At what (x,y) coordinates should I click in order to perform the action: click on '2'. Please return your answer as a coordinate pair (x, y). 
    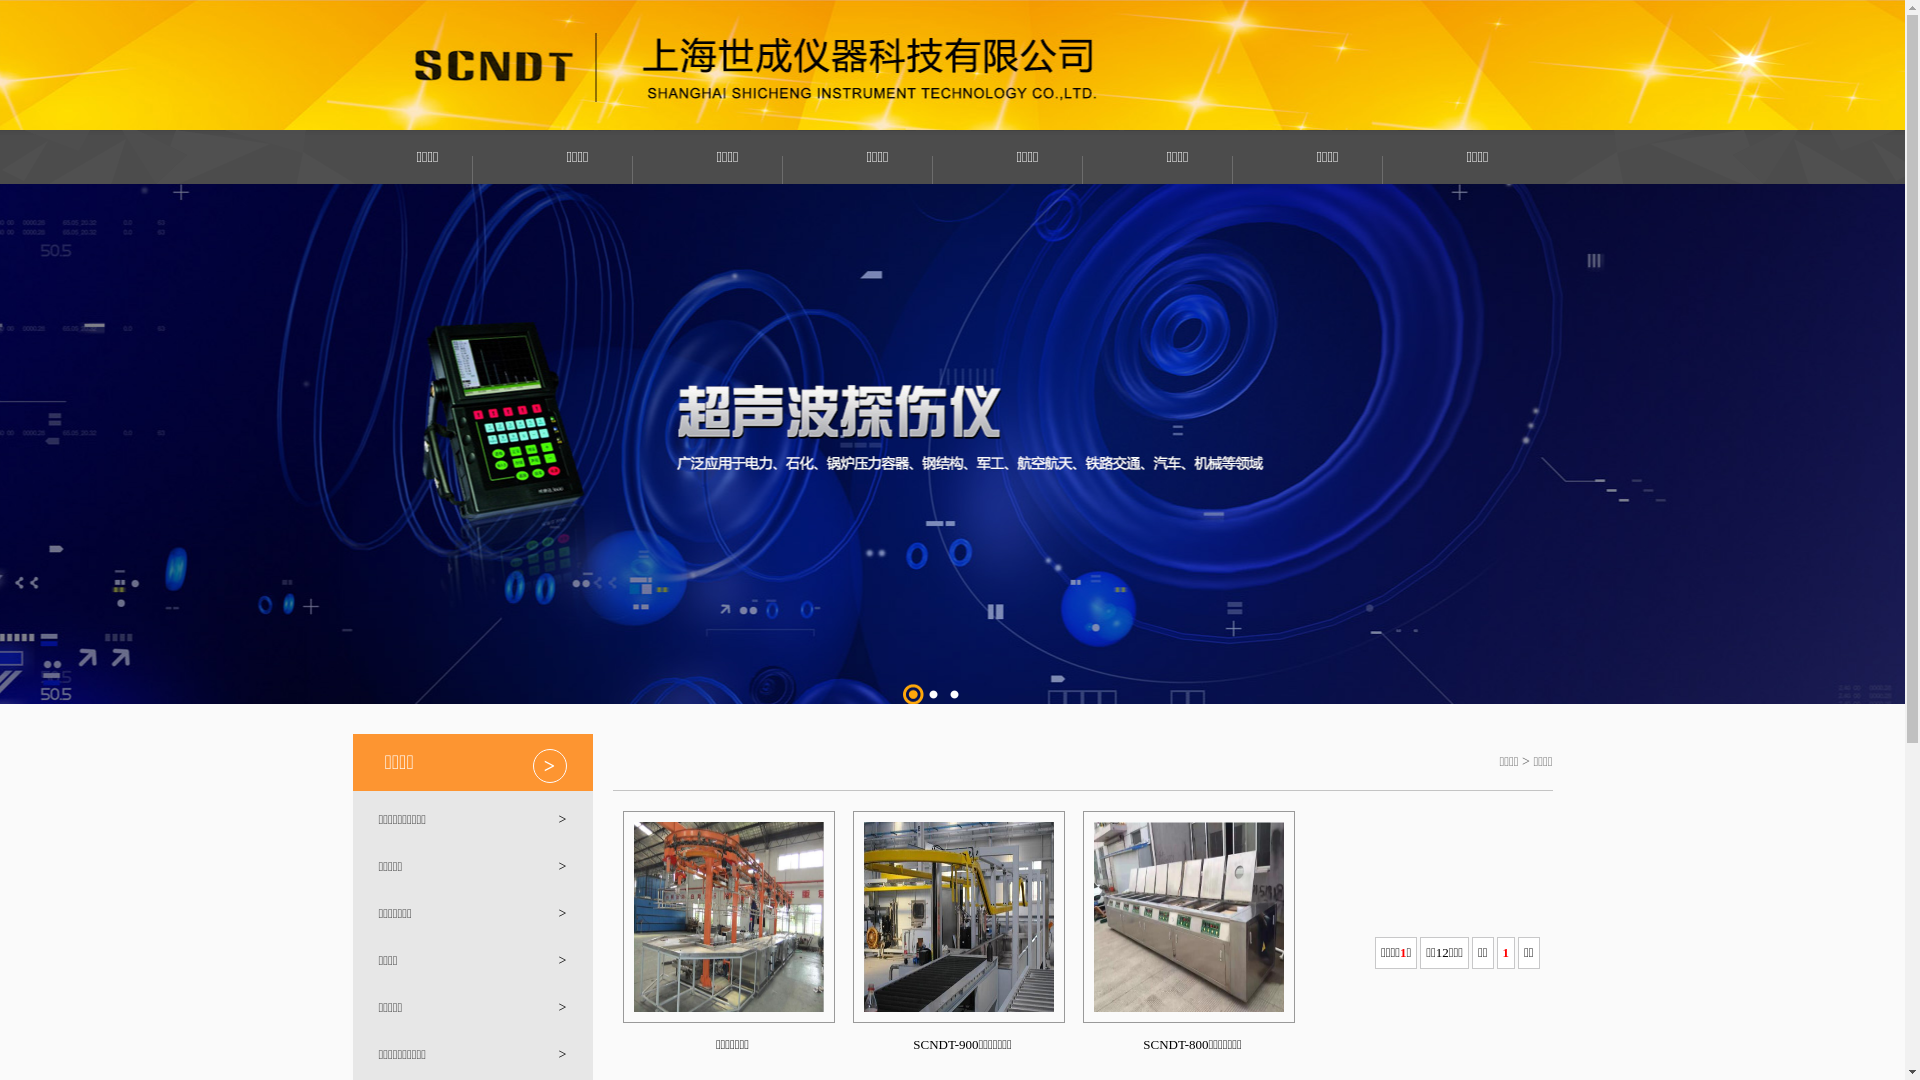
    Looking at the image, I should click on (933, 693).